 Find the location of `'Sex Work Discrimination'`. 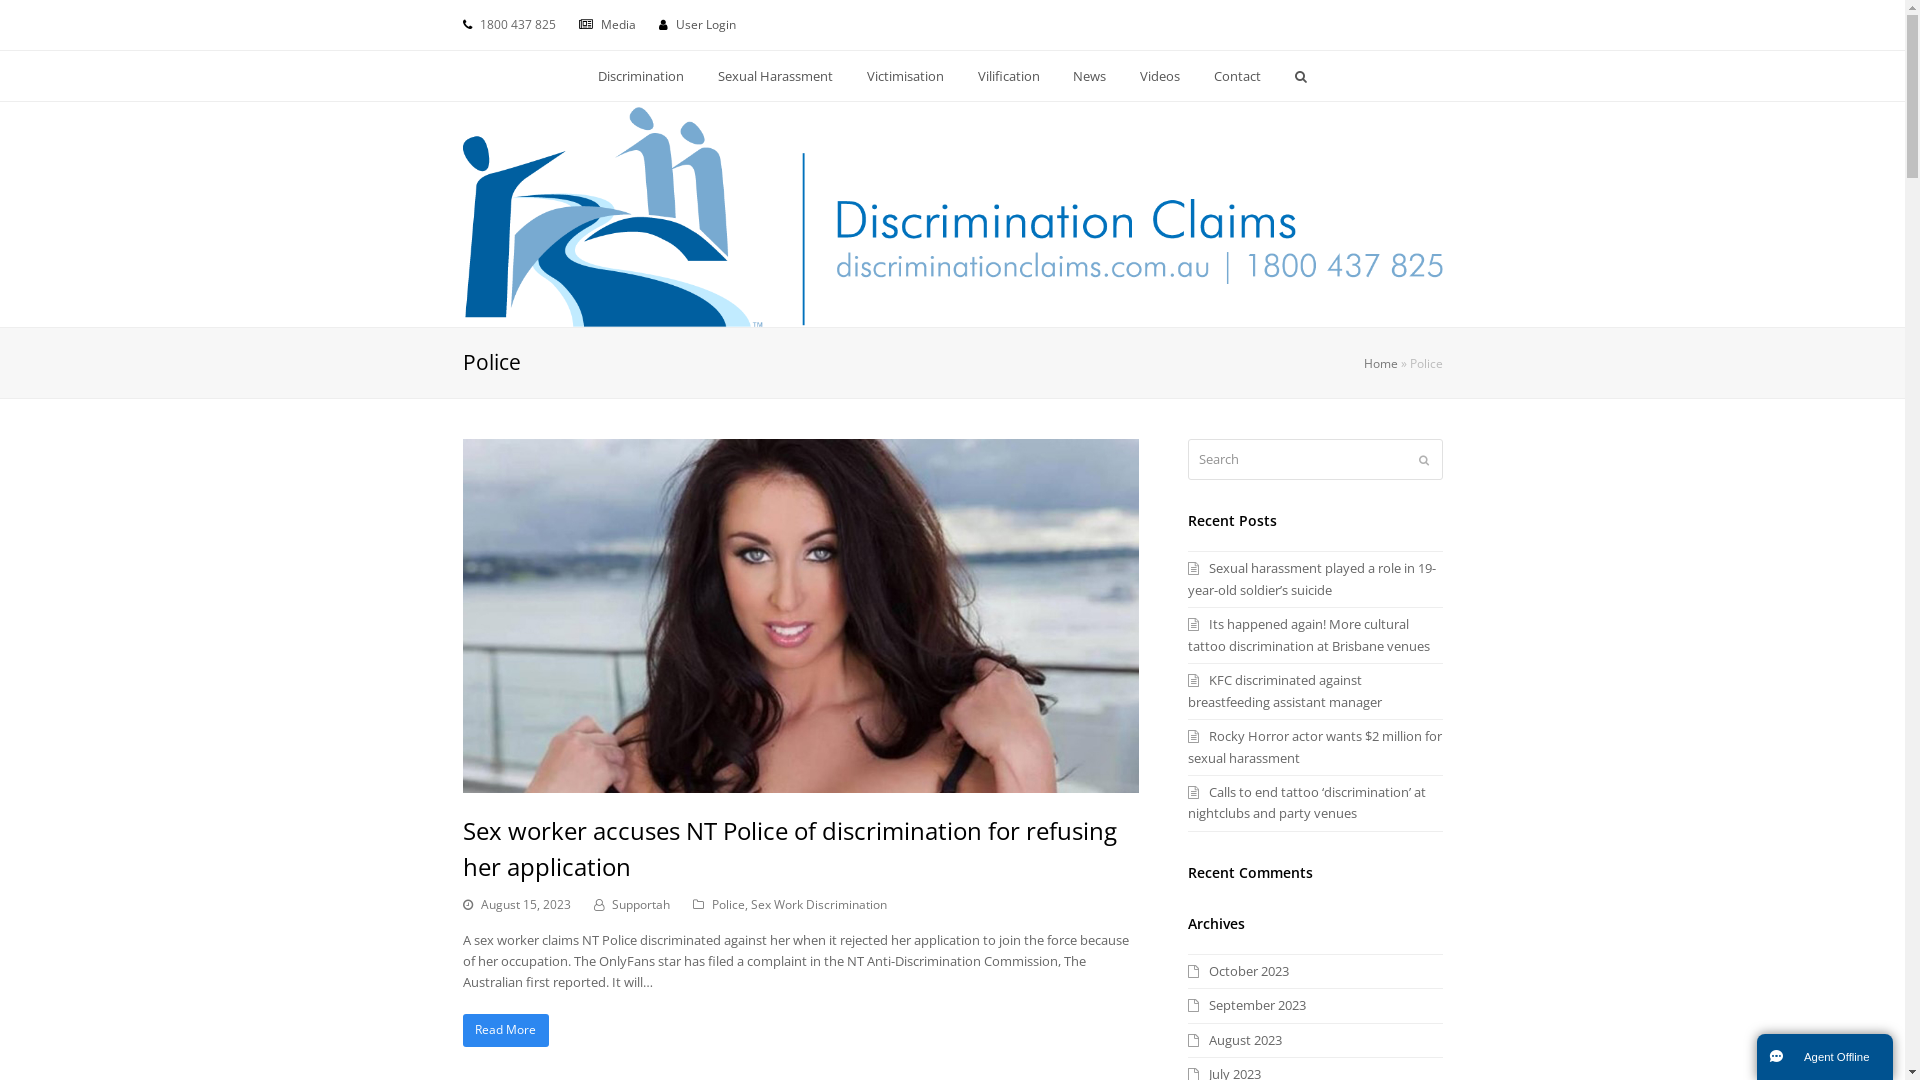

'Sex Work Discrimination' is located at coordinates (748, 904).